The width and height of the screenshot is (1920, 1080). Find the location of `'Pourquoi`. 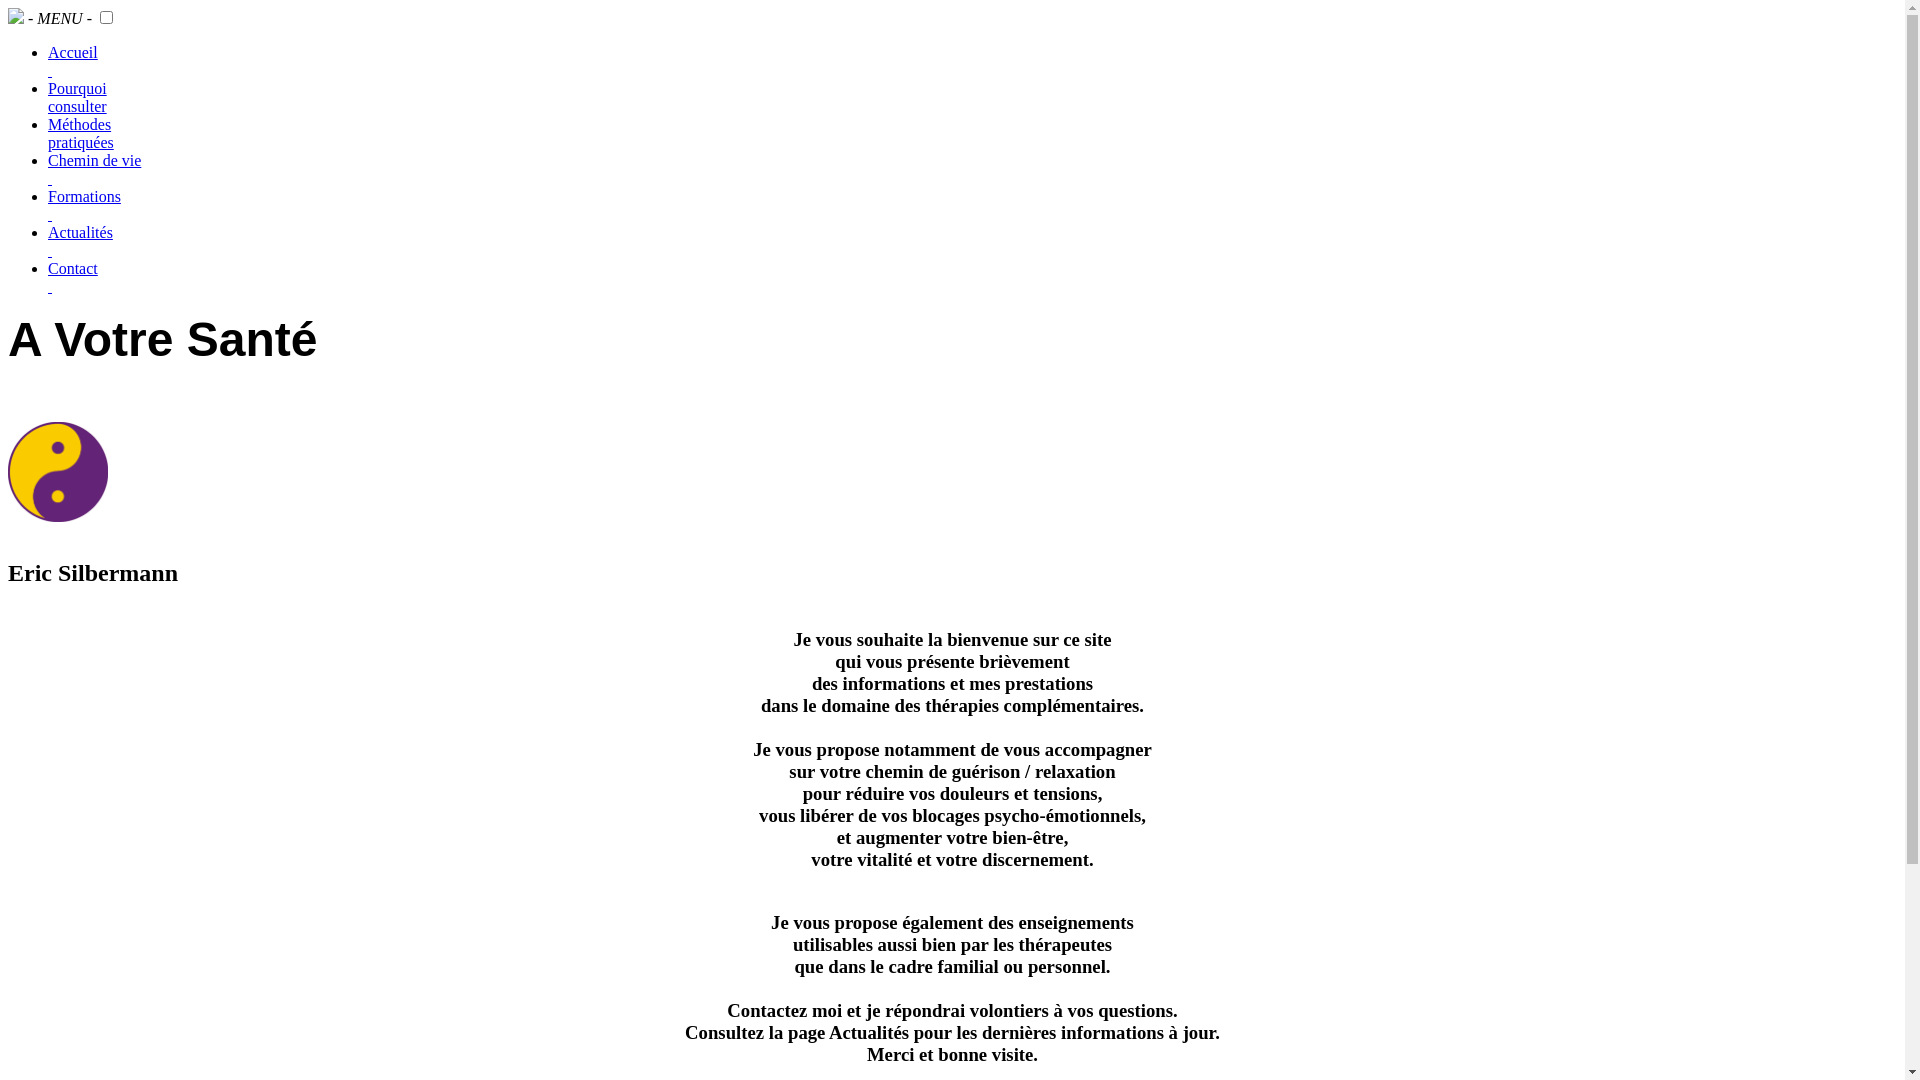

'Pourquoi is located at coordinates (77, 97).